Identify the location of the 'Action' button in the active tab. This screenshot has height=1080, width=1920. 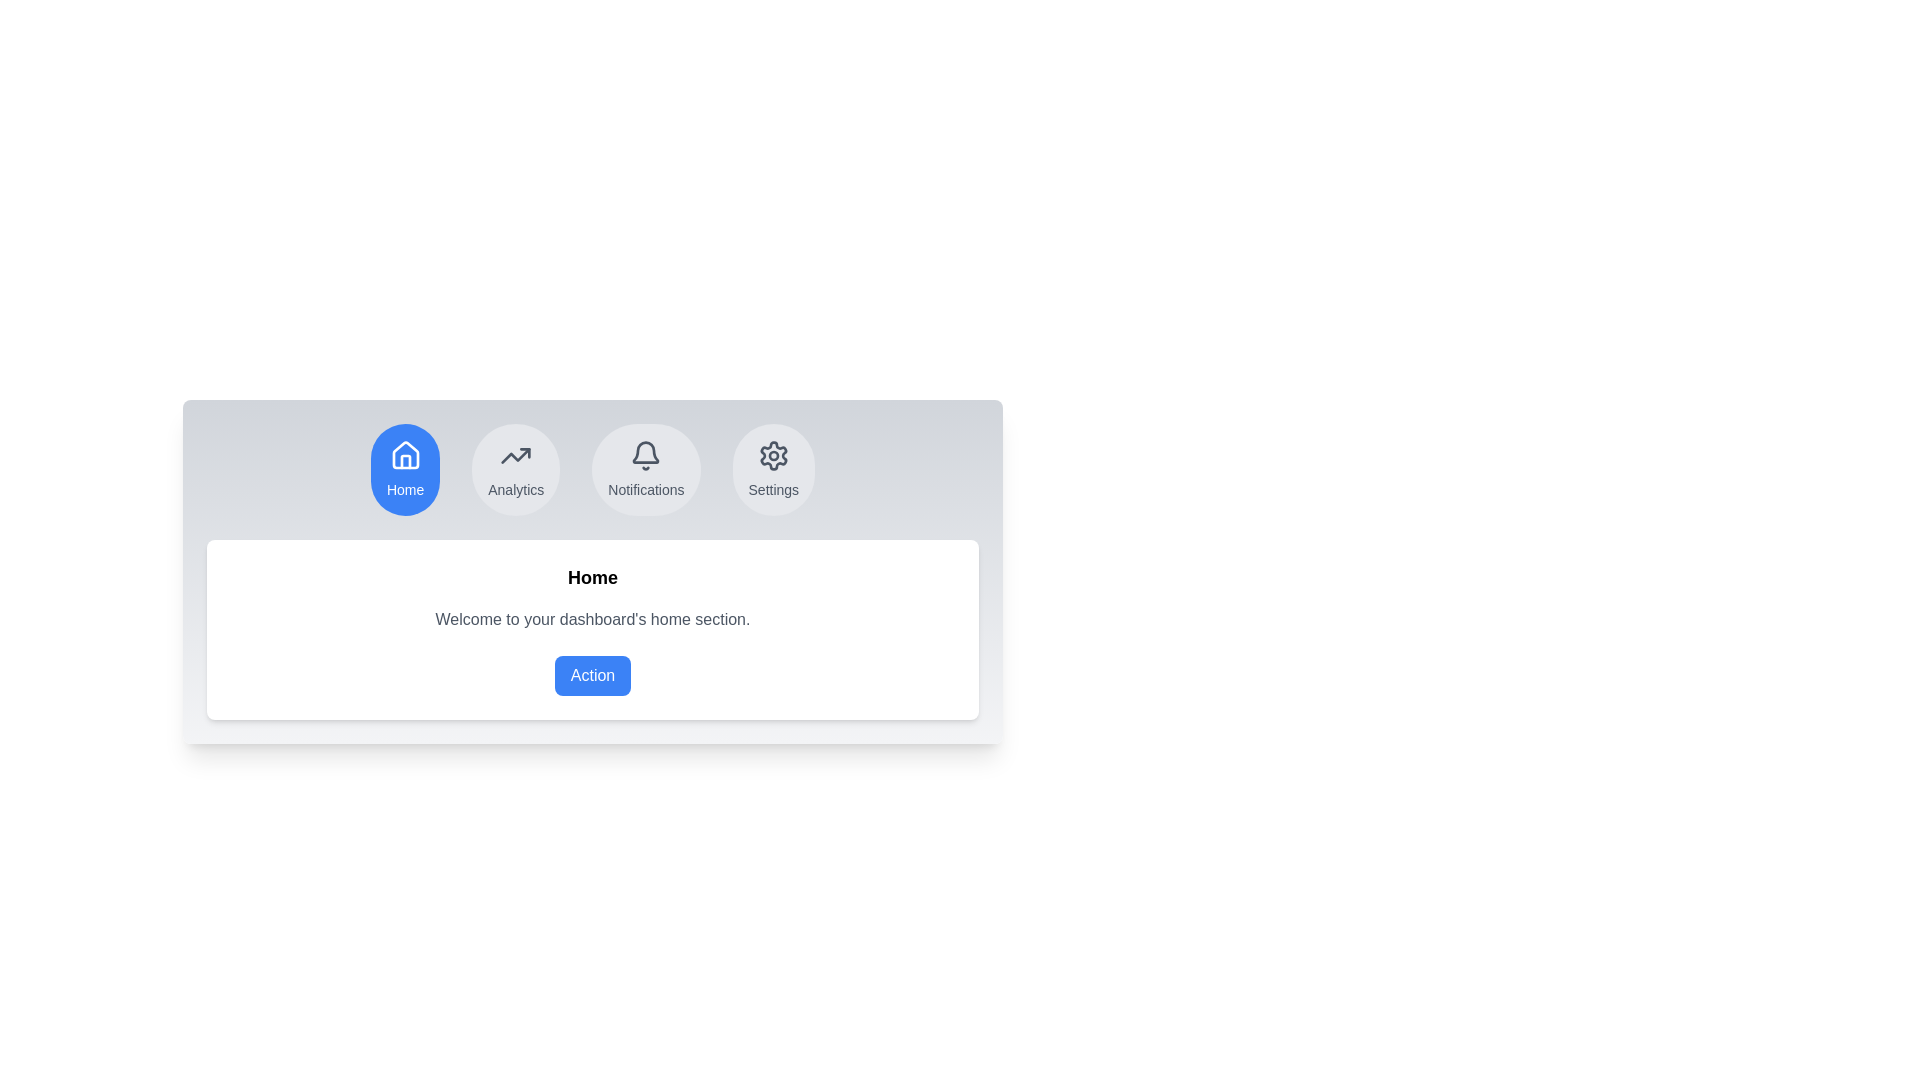
(592, 675).